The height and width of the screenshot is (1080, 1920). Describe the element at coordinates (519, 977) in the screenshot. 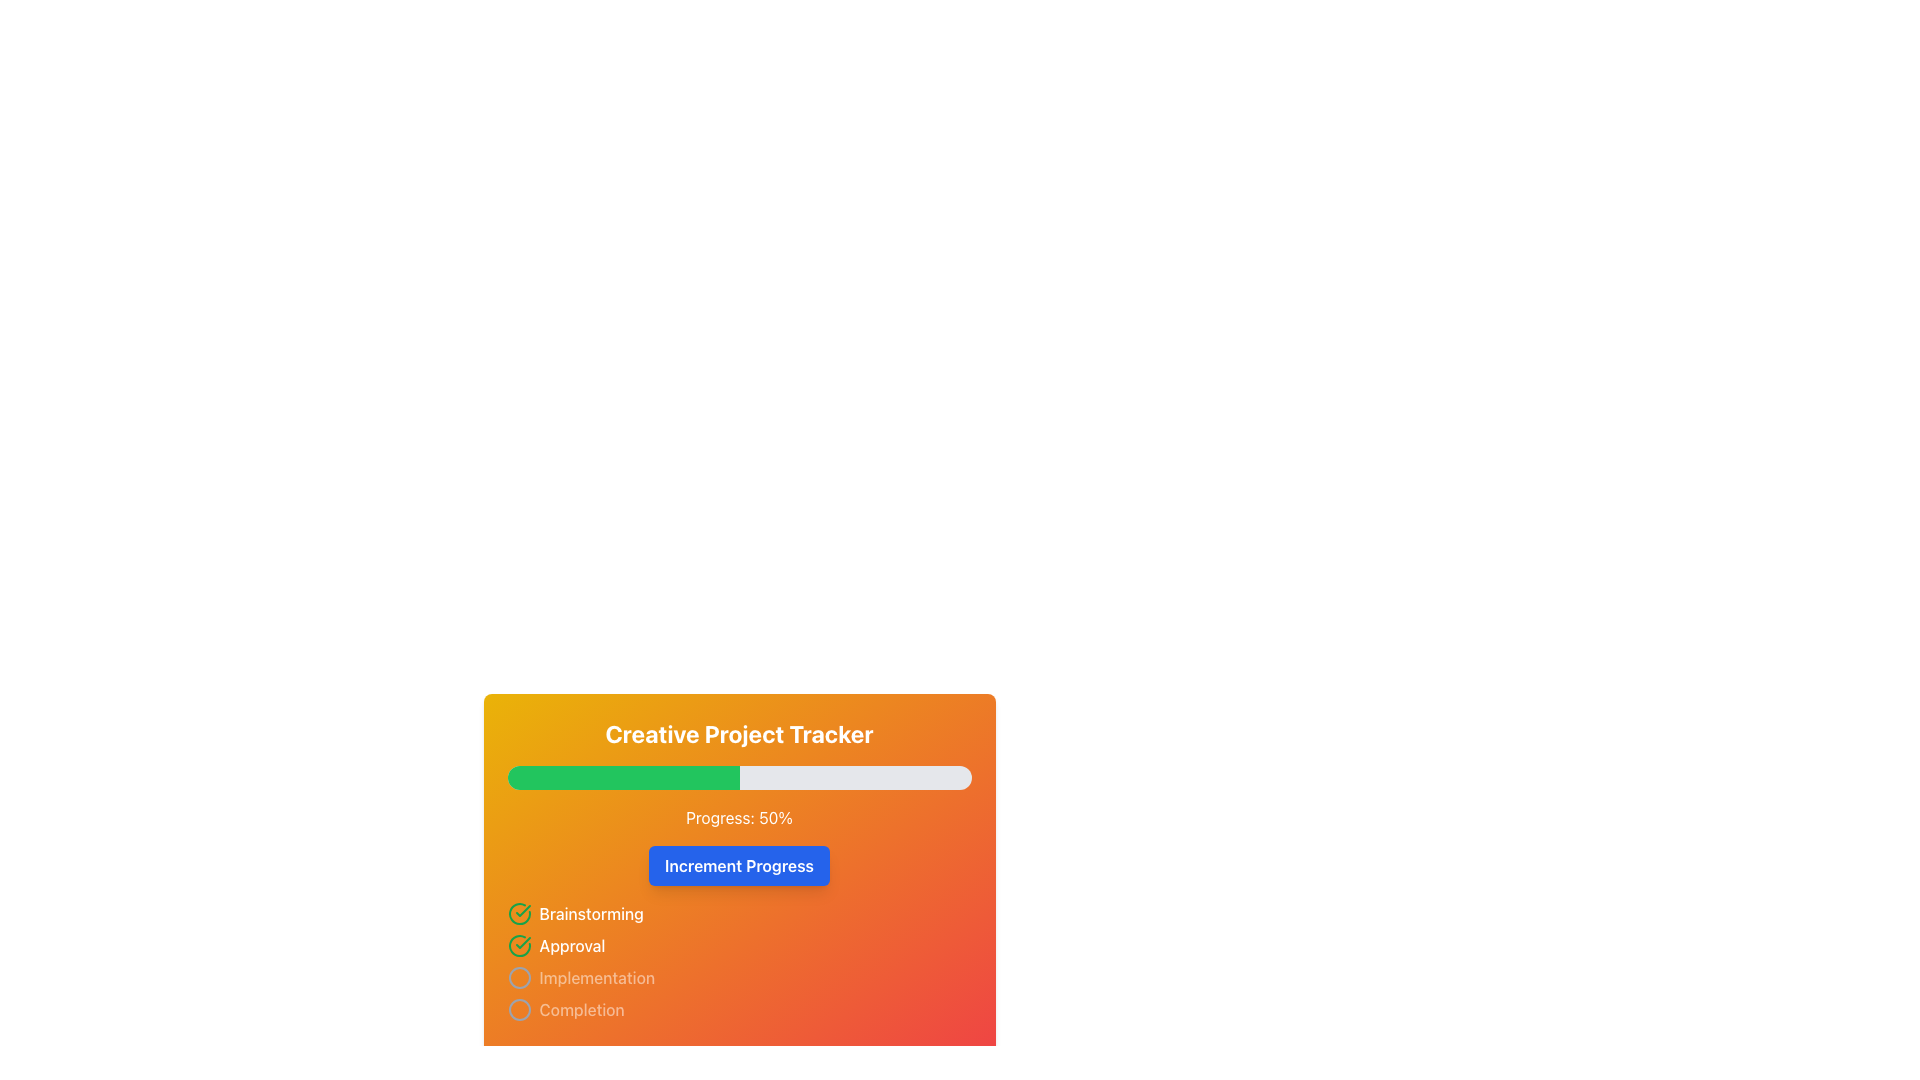

I see `the small gray circular visual indicator located near the 'Implementation' label, which is part of the 'Implementation' row under the 'Increment Progress' button` at that location.